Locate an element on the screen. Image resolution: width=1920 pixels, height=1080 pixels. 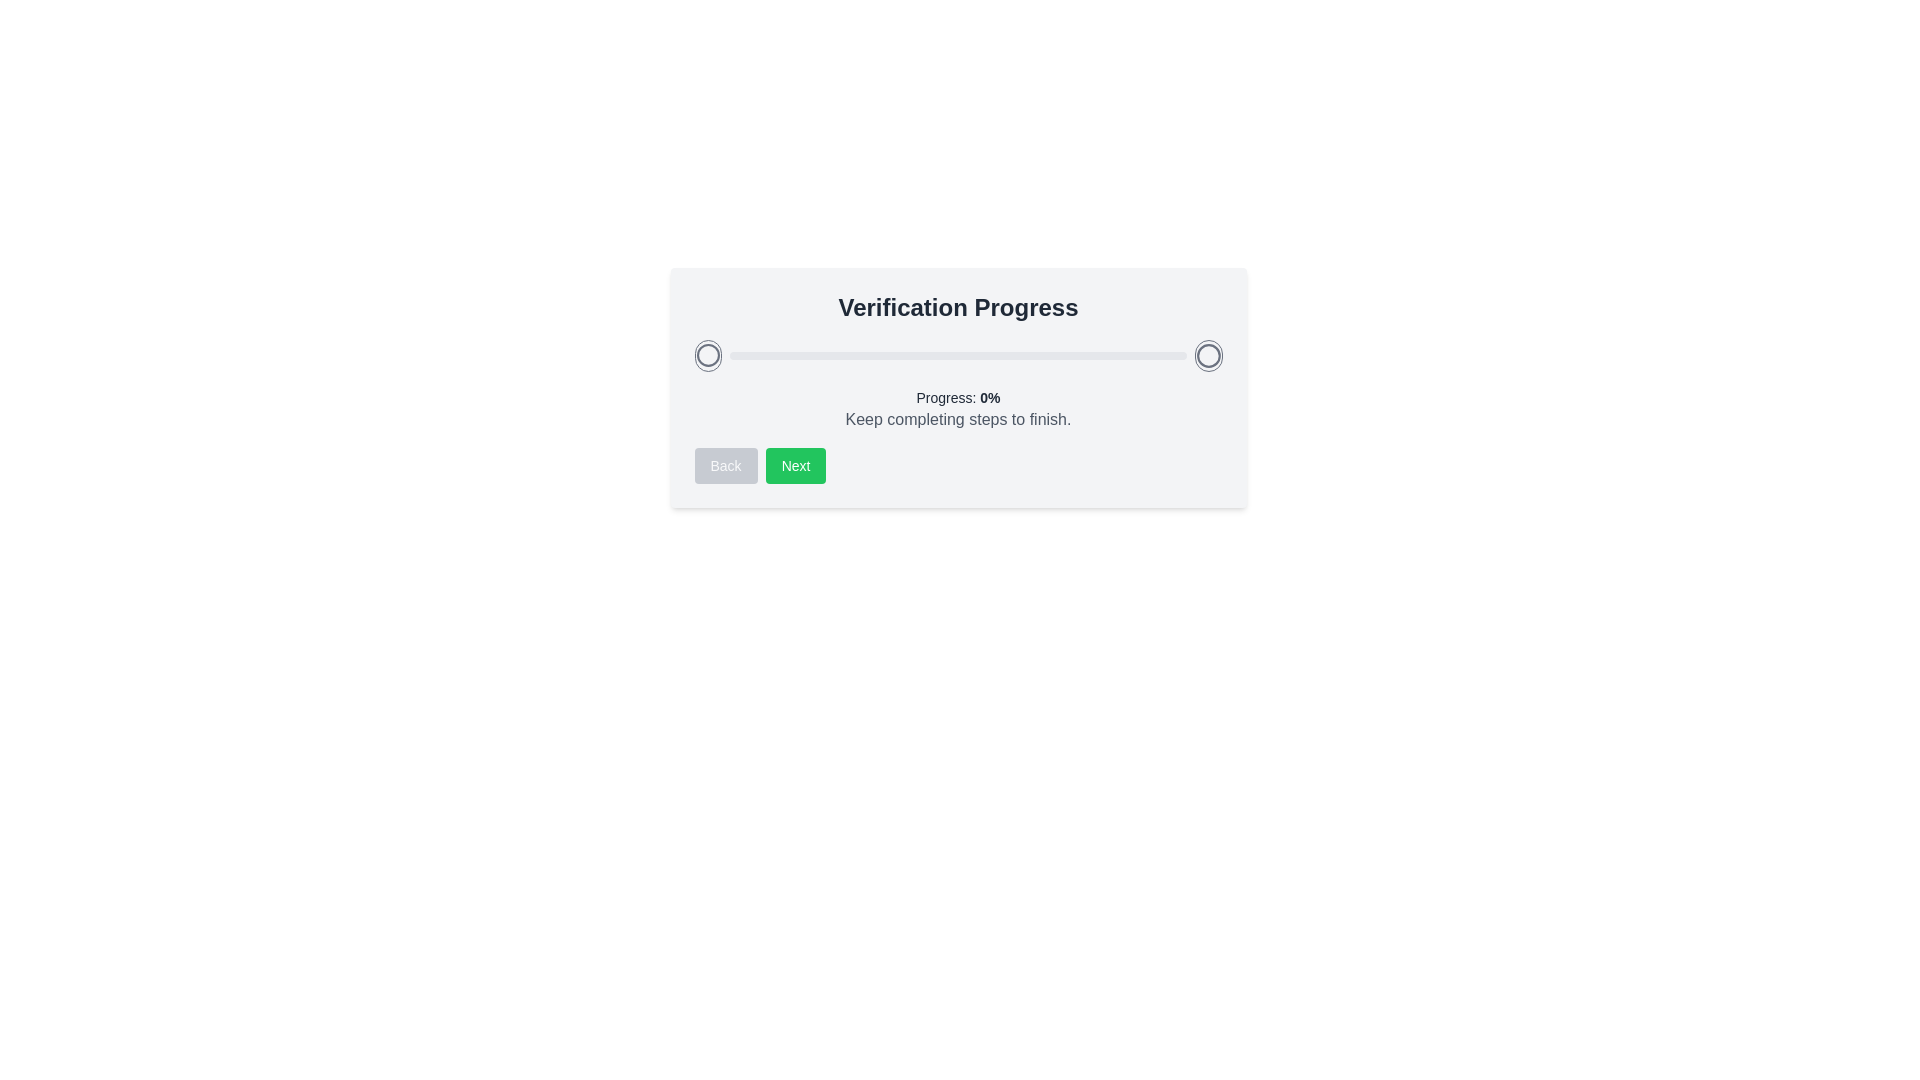
the circular graphic element with a gray border located near the right side of the Verification Progress bar is located at coordinates (1207, 354).